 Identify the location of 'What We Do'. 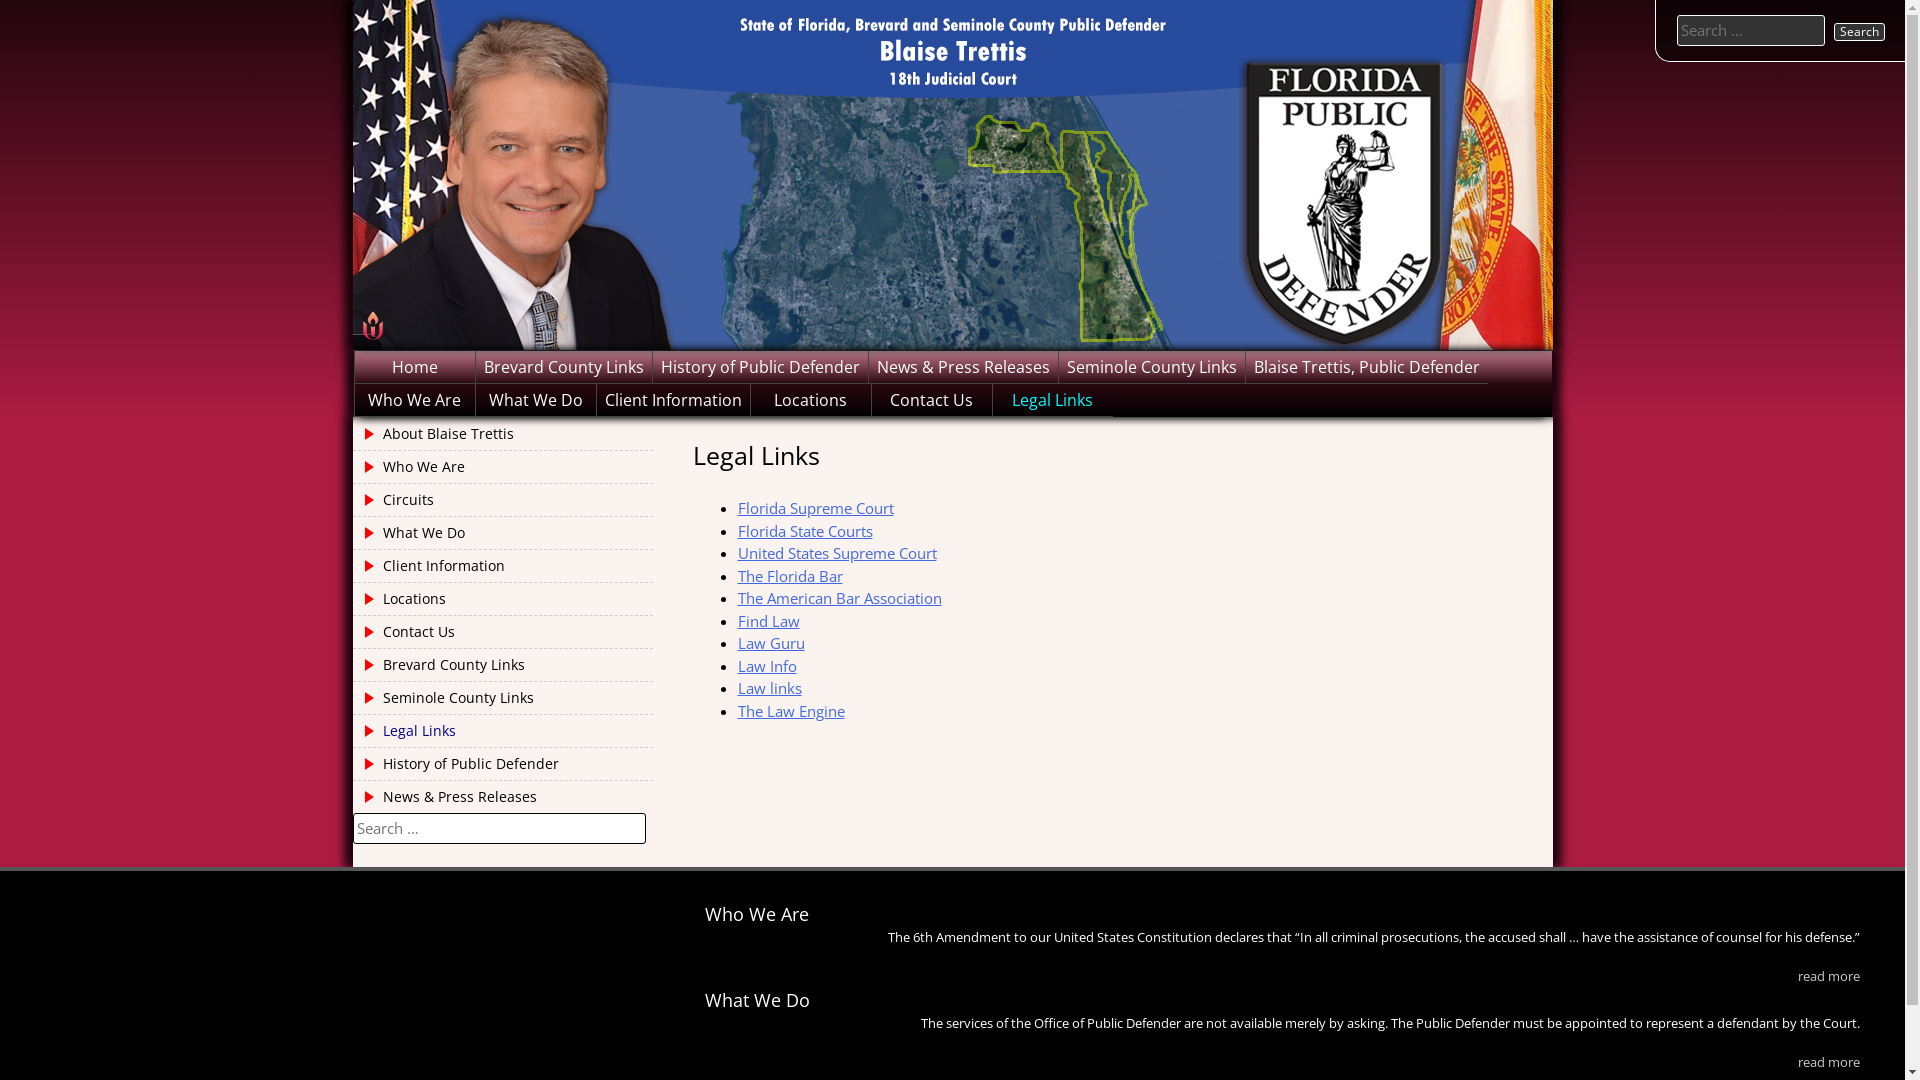
(502, 531).